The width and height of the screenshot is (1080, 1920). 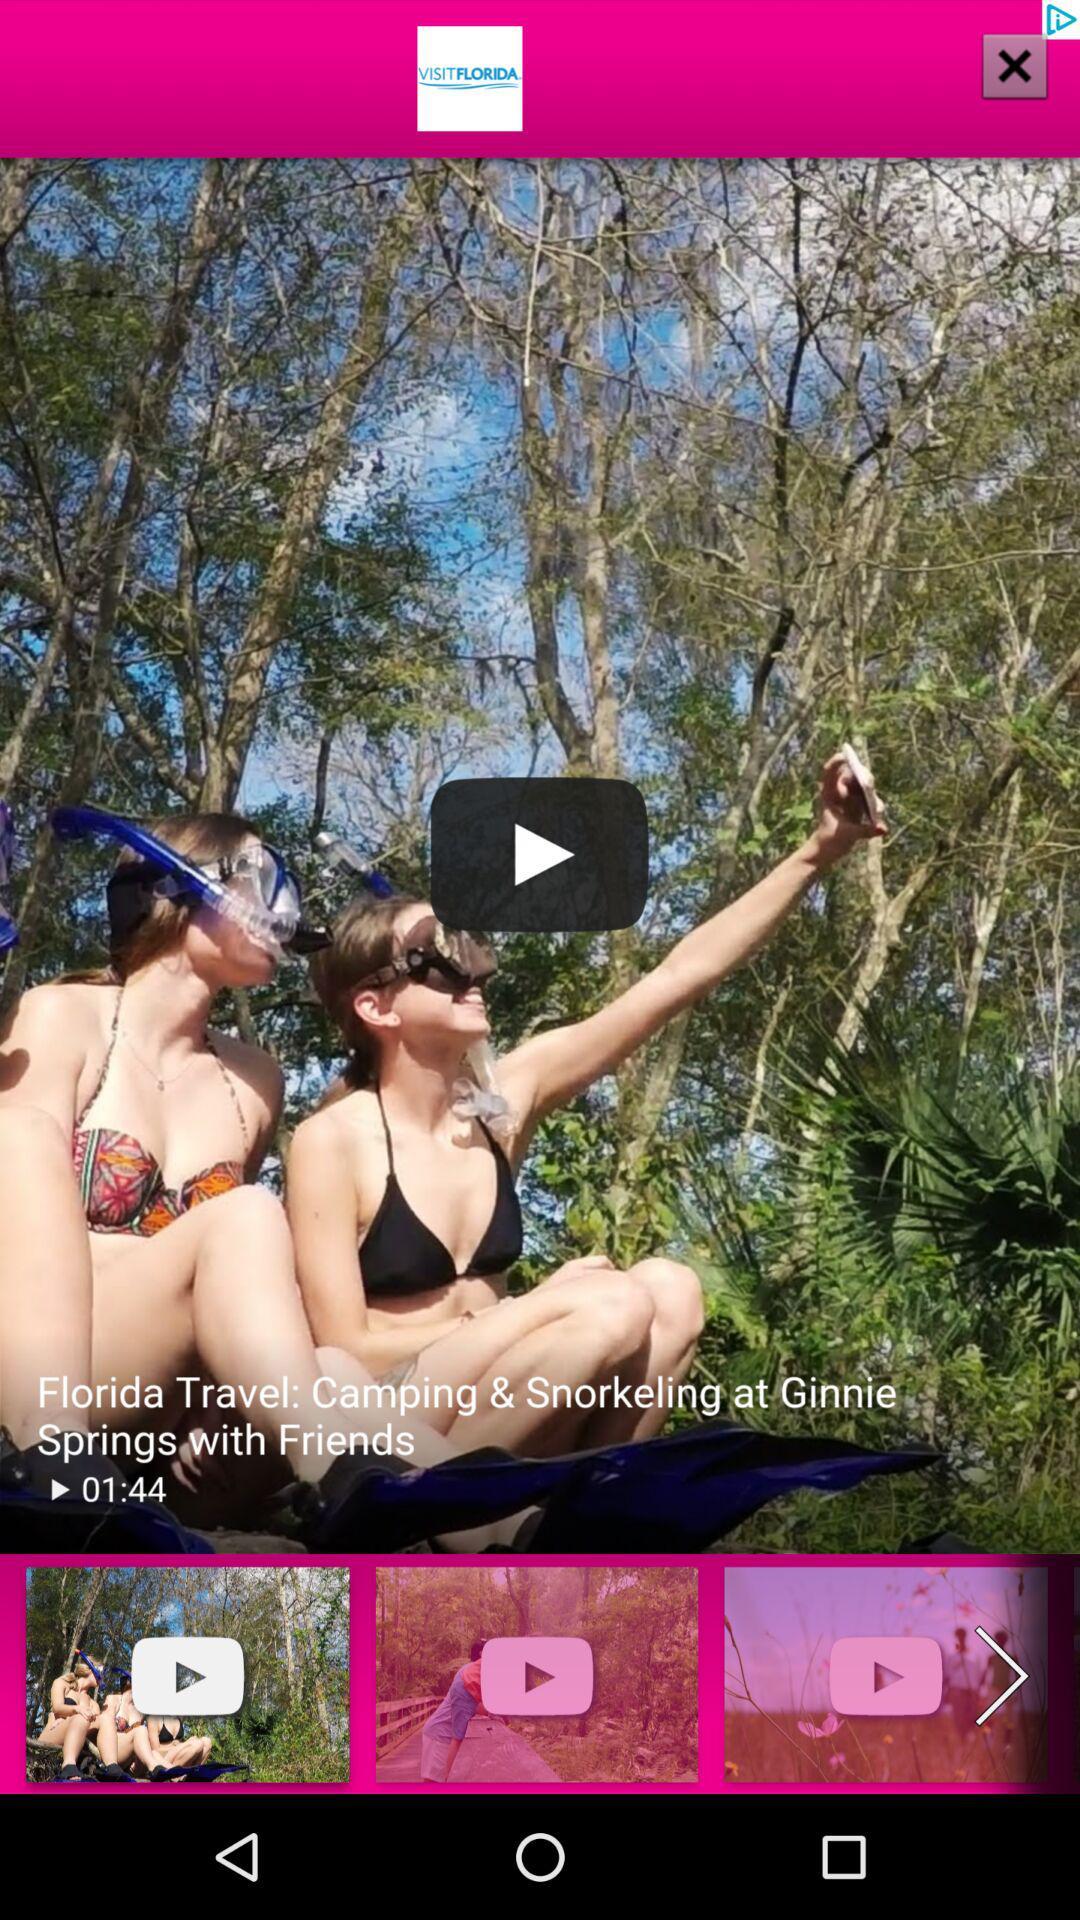 I want to click on the close icon, so click(x=987, y=90).